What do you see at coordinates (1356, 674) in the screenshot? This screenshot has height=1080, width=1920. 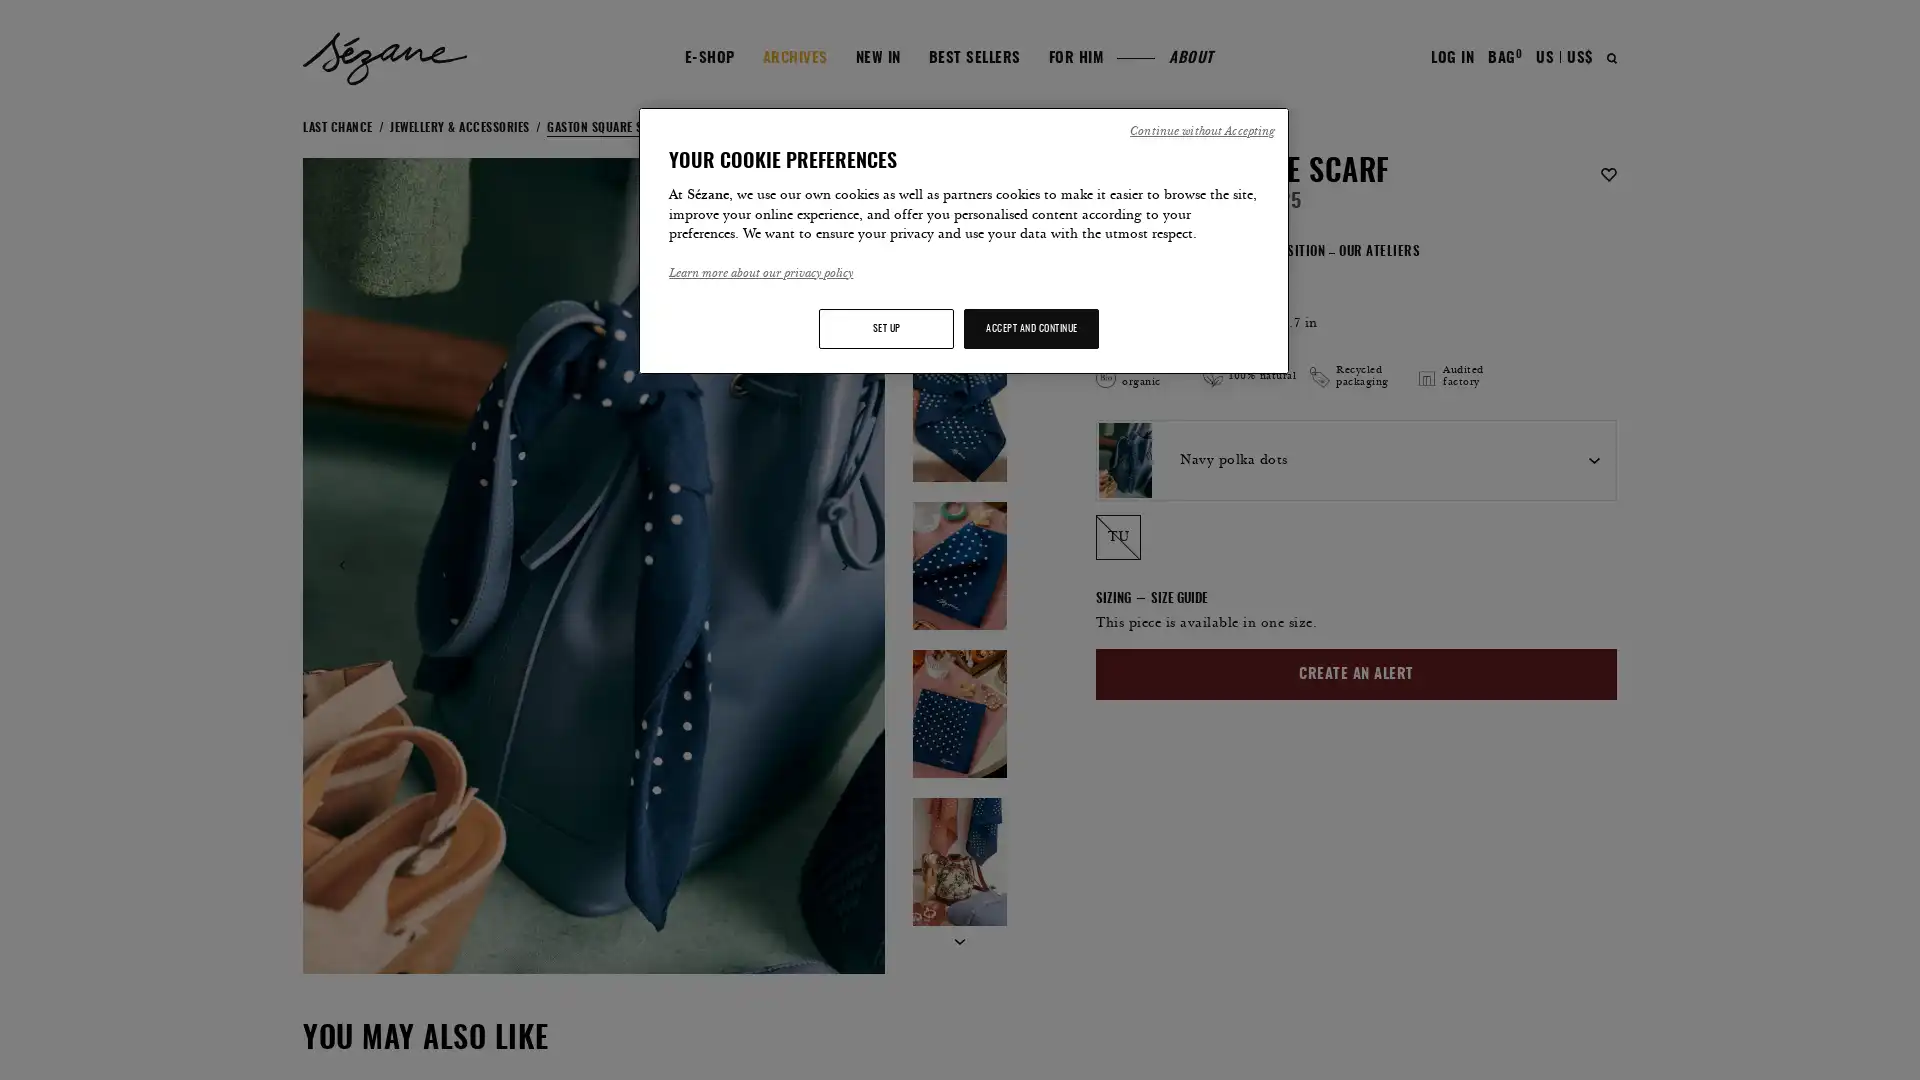 I see `CREATE AN ALERT` at bounding box center [1356, 674].